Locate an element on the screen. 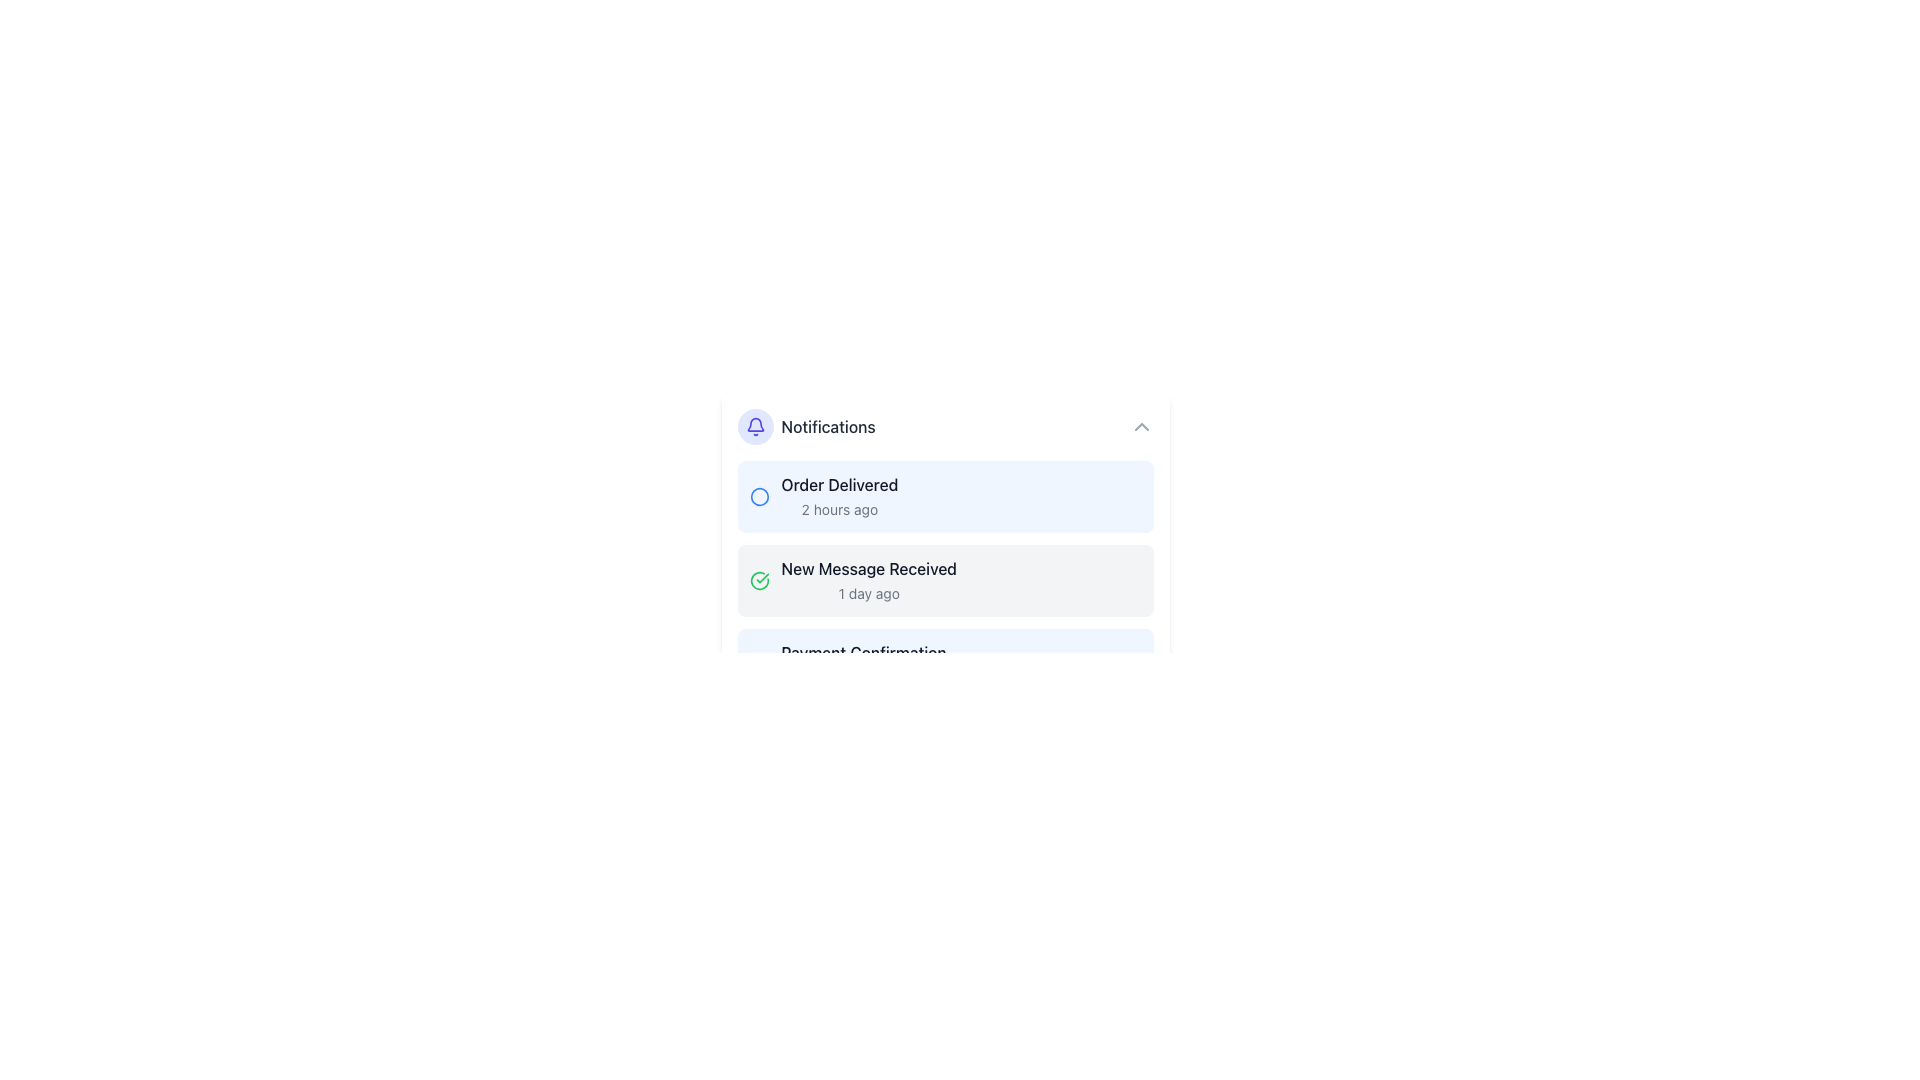 This screenshot has width=1920, height=1080. the notification title text block that informs the user of a delivered order, located above the '2 hours ago' text component is located at coordinates (839, 485).